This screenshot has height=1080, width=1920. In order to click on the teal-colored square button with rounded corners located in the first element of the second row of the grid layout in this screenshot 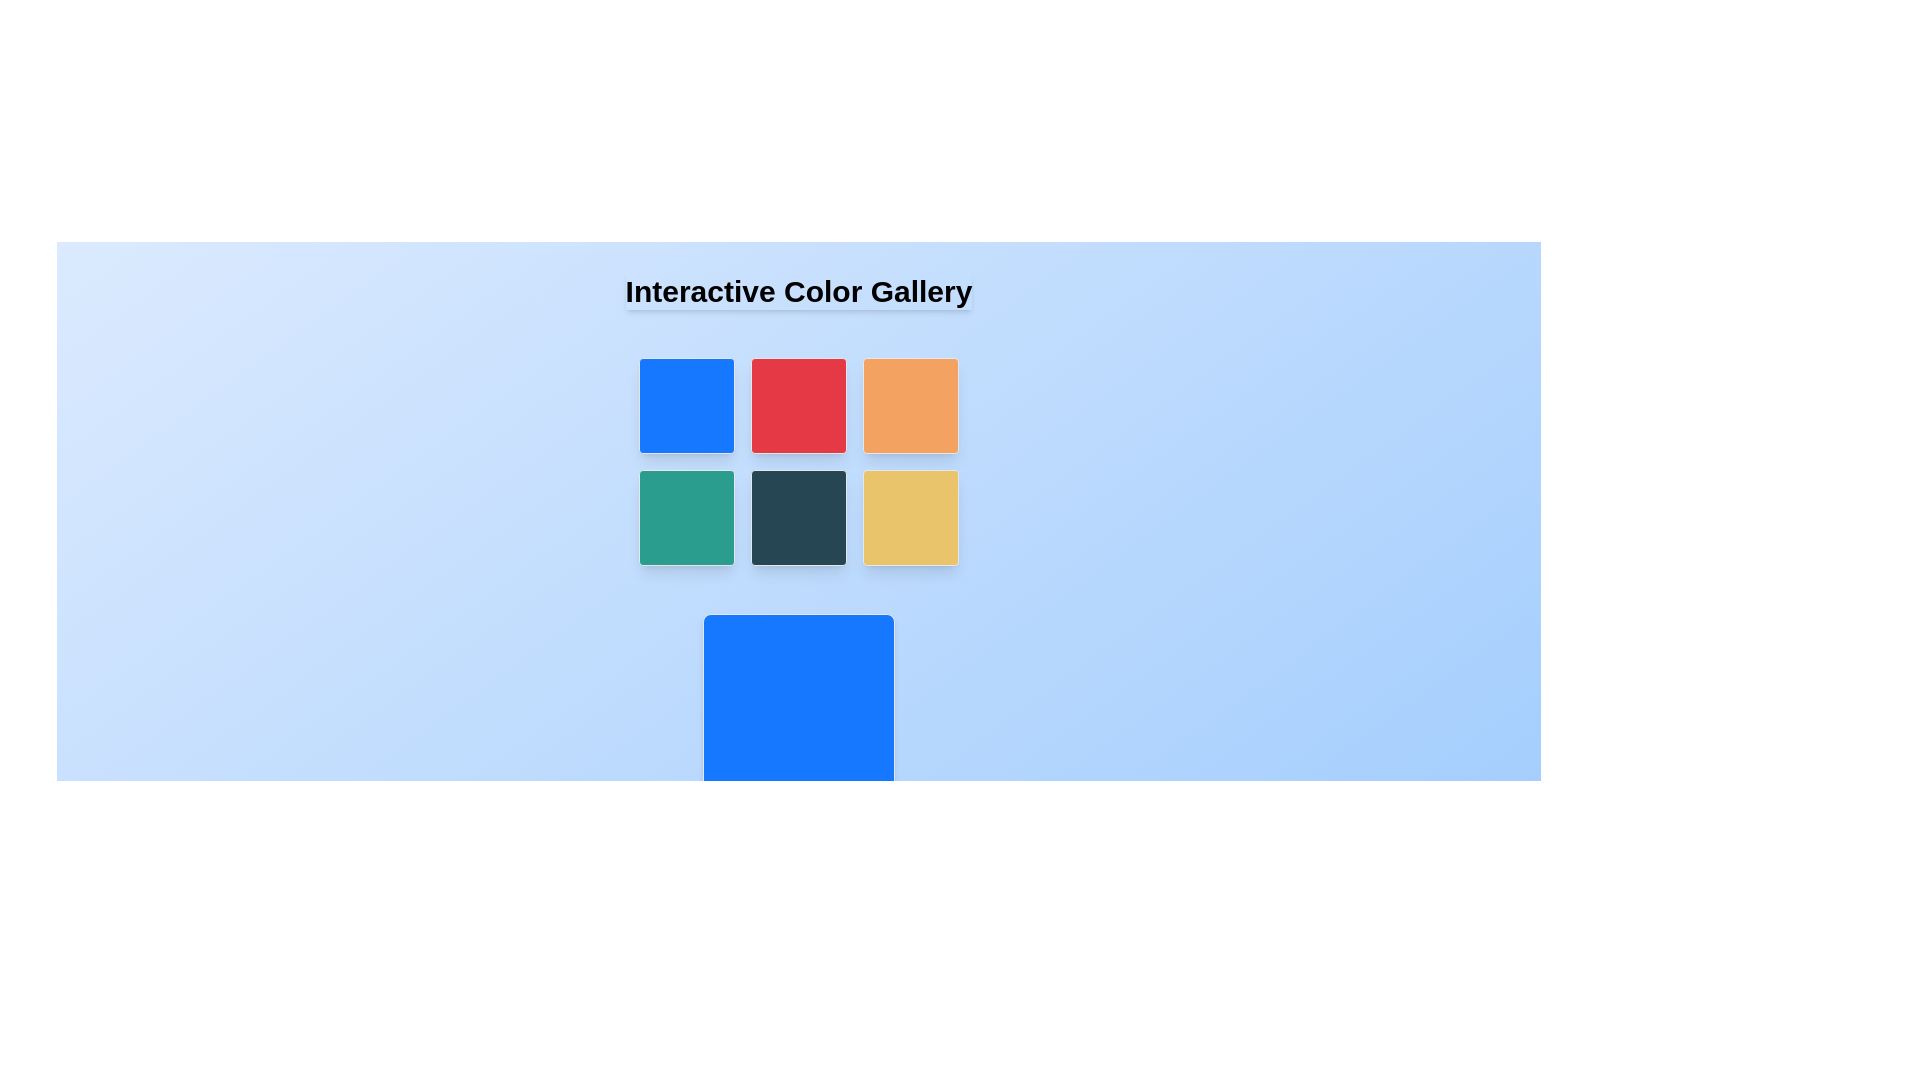, I will do `click(686, 516)`.